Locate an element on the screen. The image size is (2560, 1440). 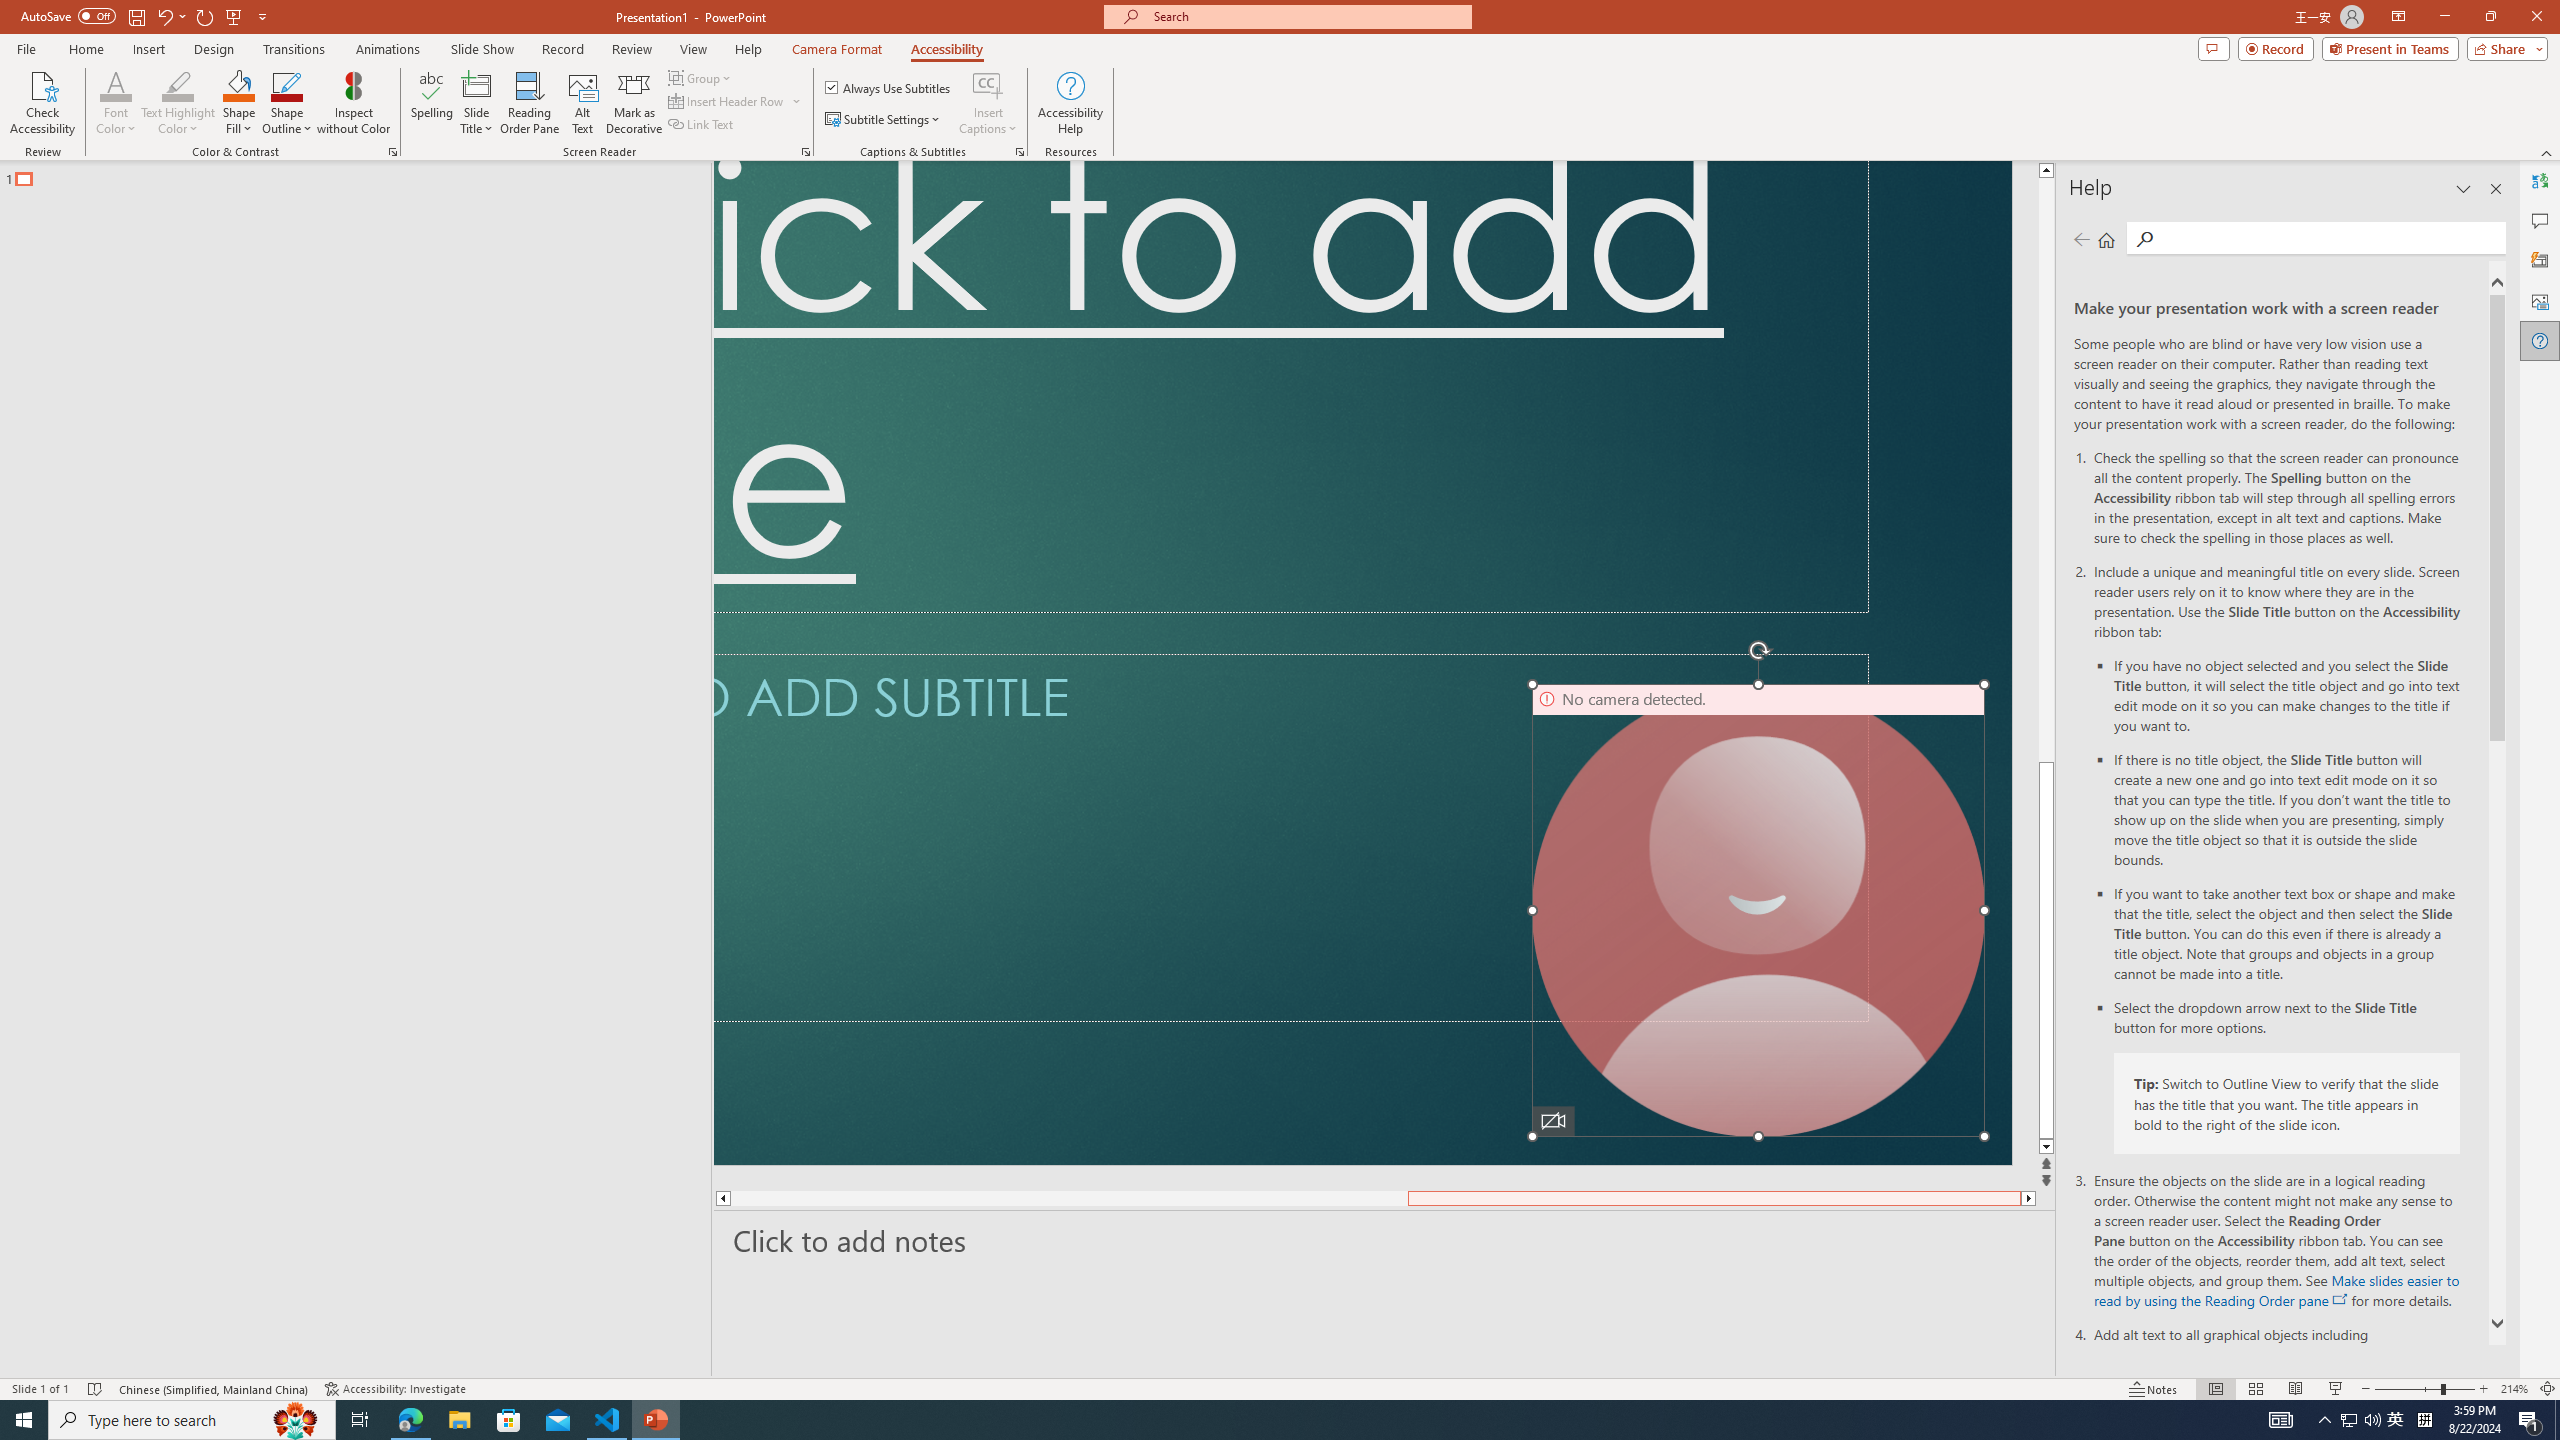
'Insert Header Row' is located at coordinates (735, 99).